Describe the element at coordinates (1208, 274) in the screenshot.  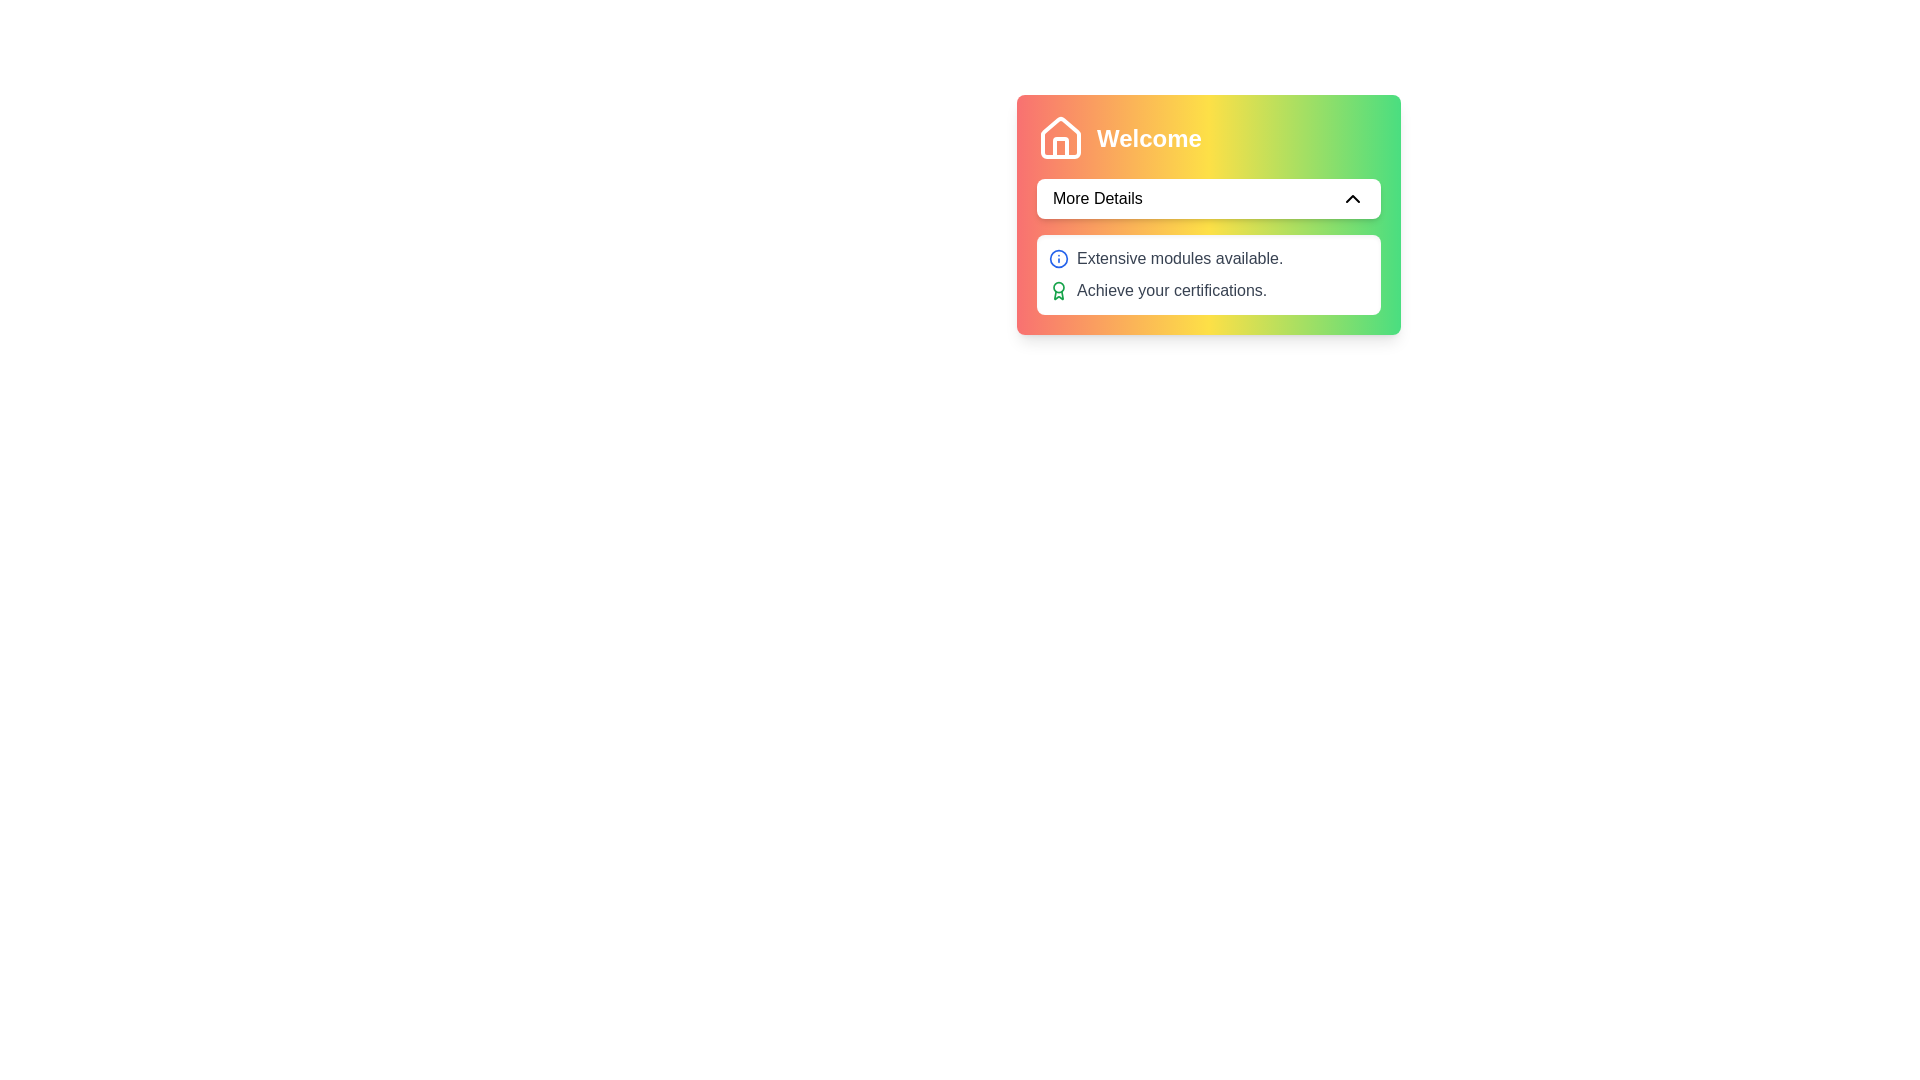
I see `the informational text block located within the 'Welcome' card, positioned below the text input field and containing insights about modules and certifications` at that location.